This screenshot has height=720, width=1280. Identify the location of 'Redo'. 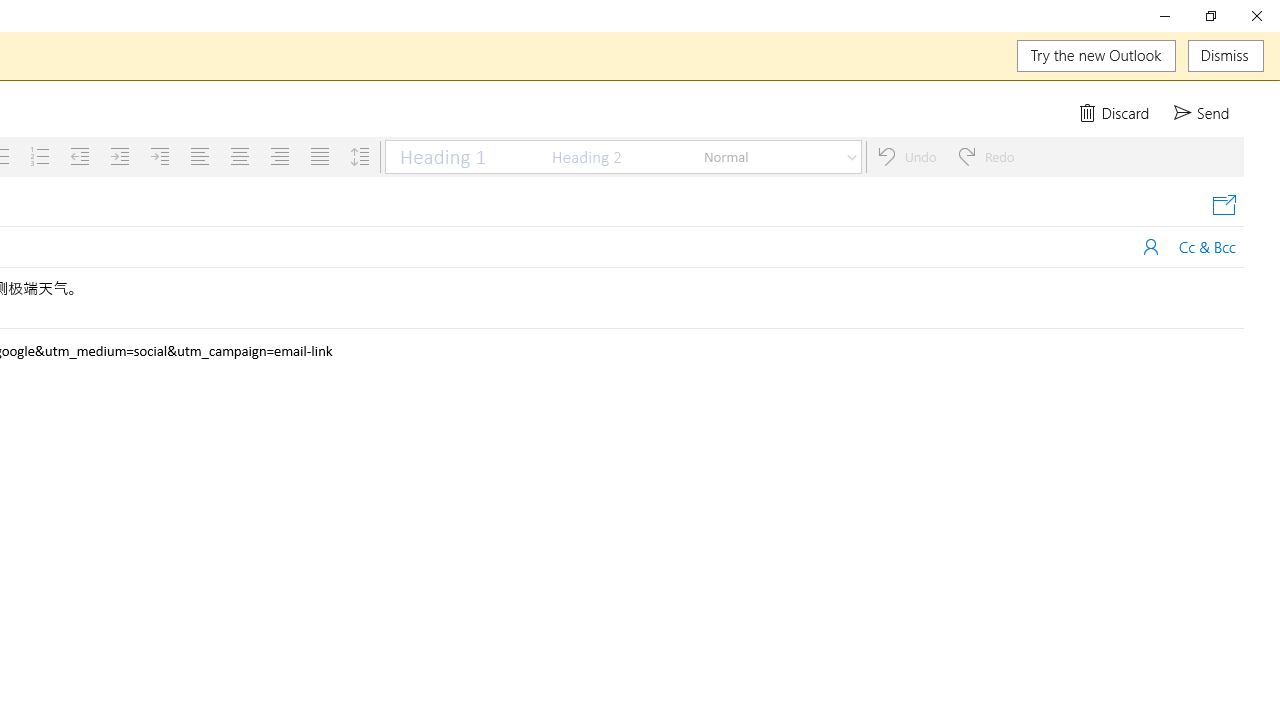
(986, 155).